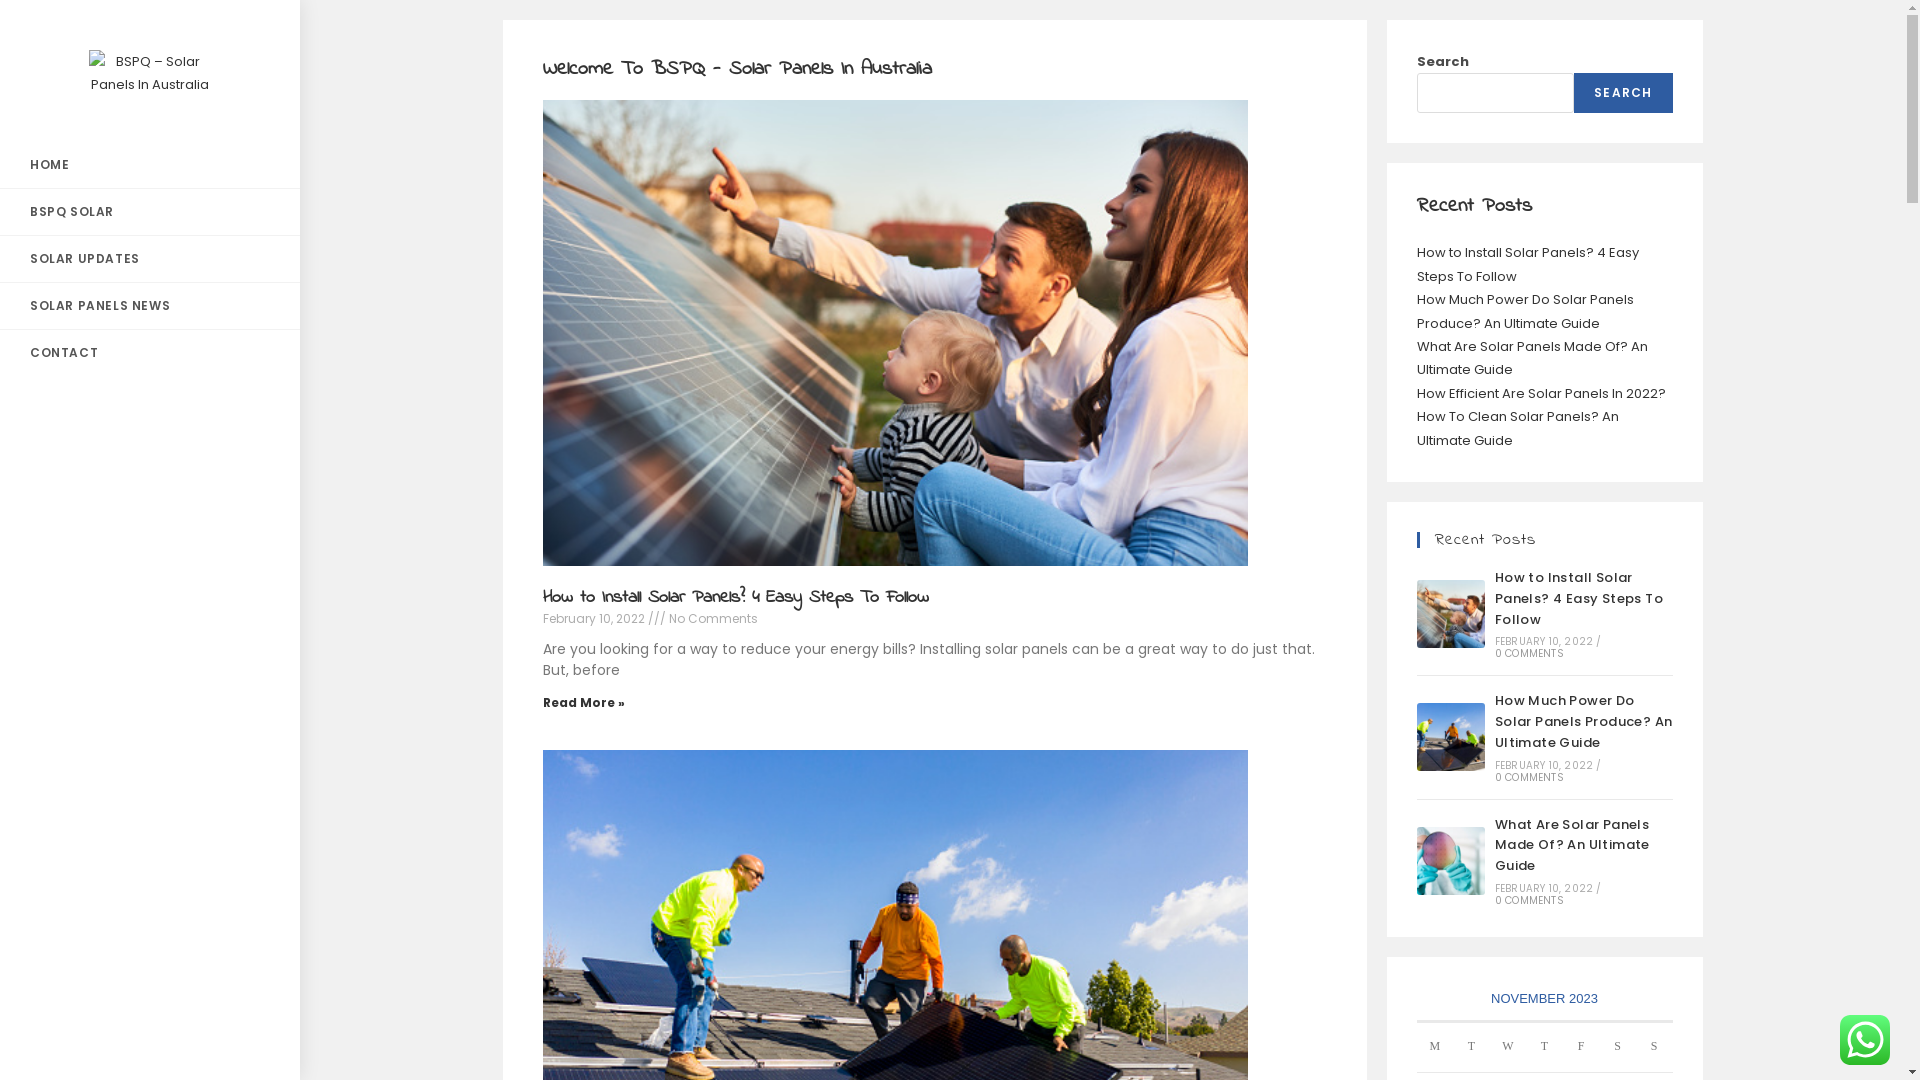 The width and height of the screenshot is (1920, 1080). I want to click on 'BSPQ SOLAR', so click(148, 212).